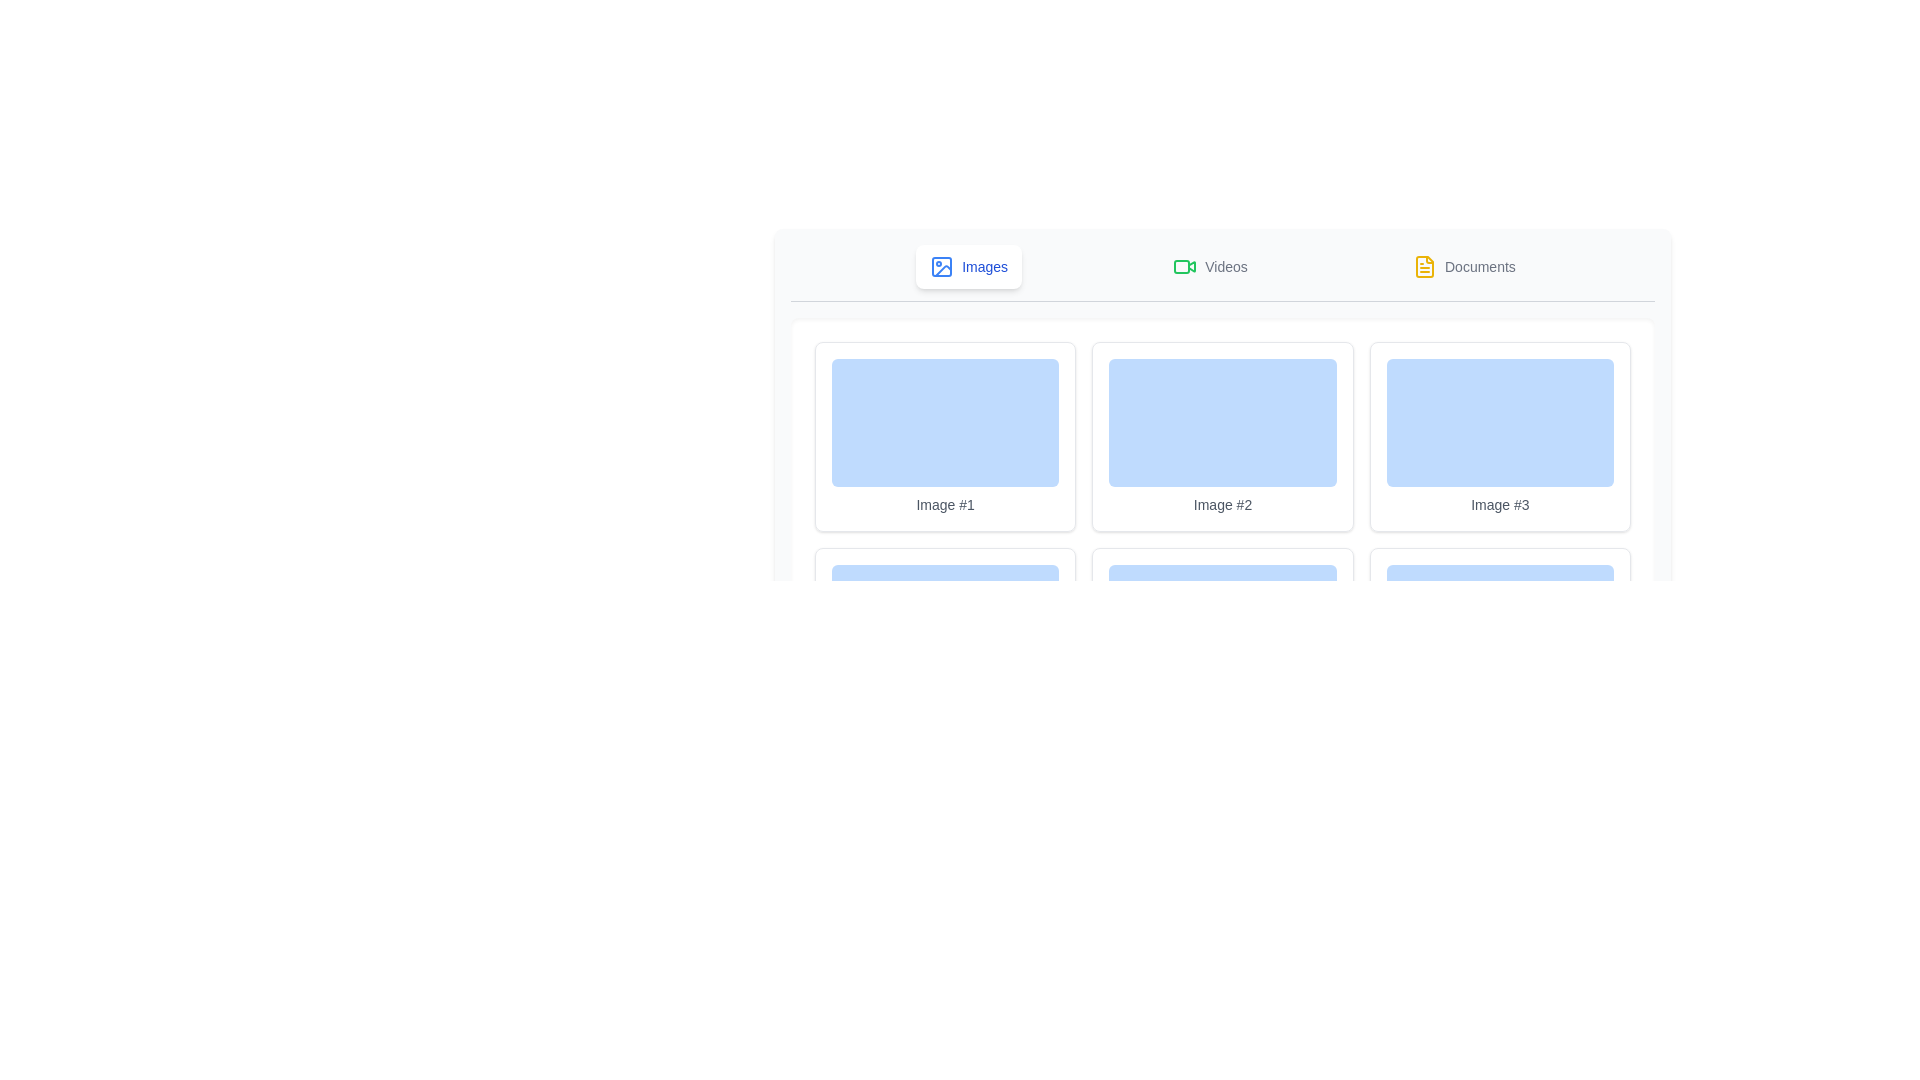  Describe the element at coordinates (1222, 273) in the screenshot. I see `the tab in the navigation bar` at that location.